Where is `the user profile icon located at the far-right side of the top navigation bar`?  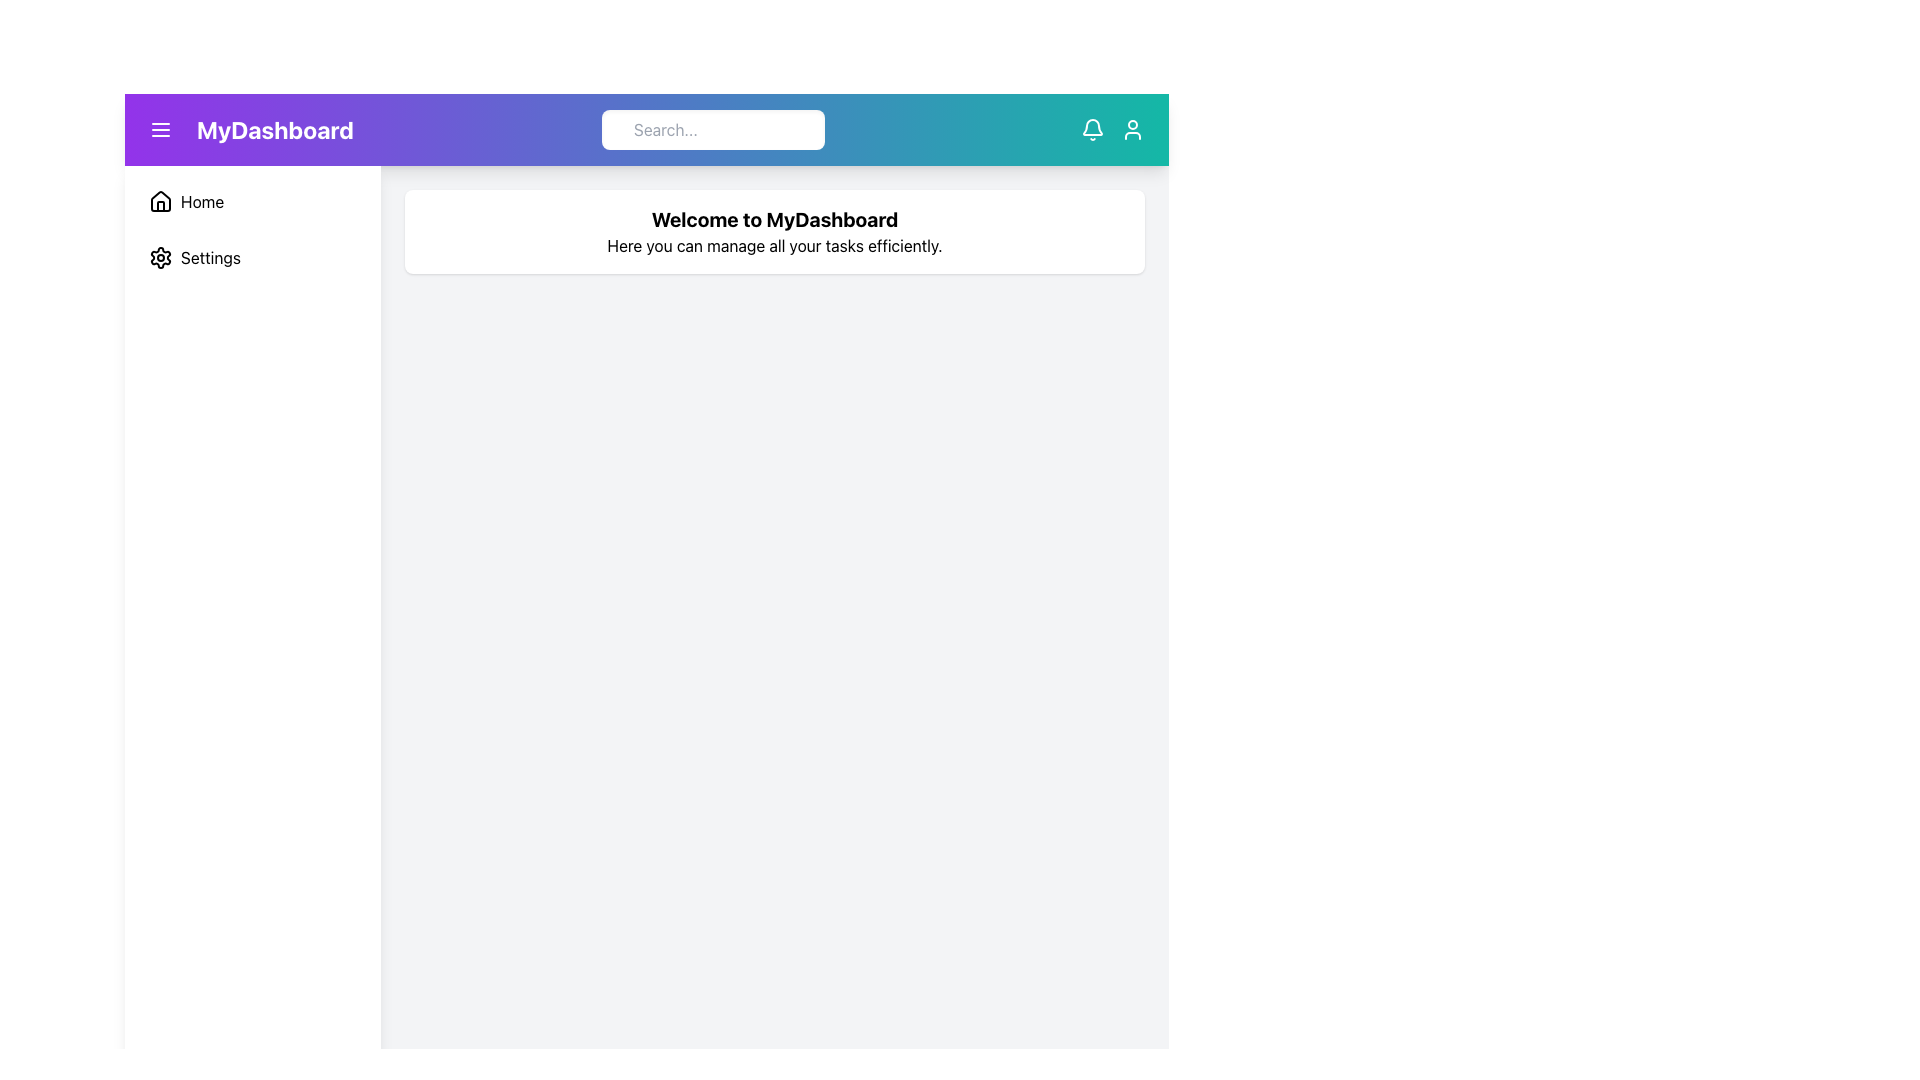
the user profile icon located at the far-right side of the top navigation bar is located at coordinates (1132, 130).